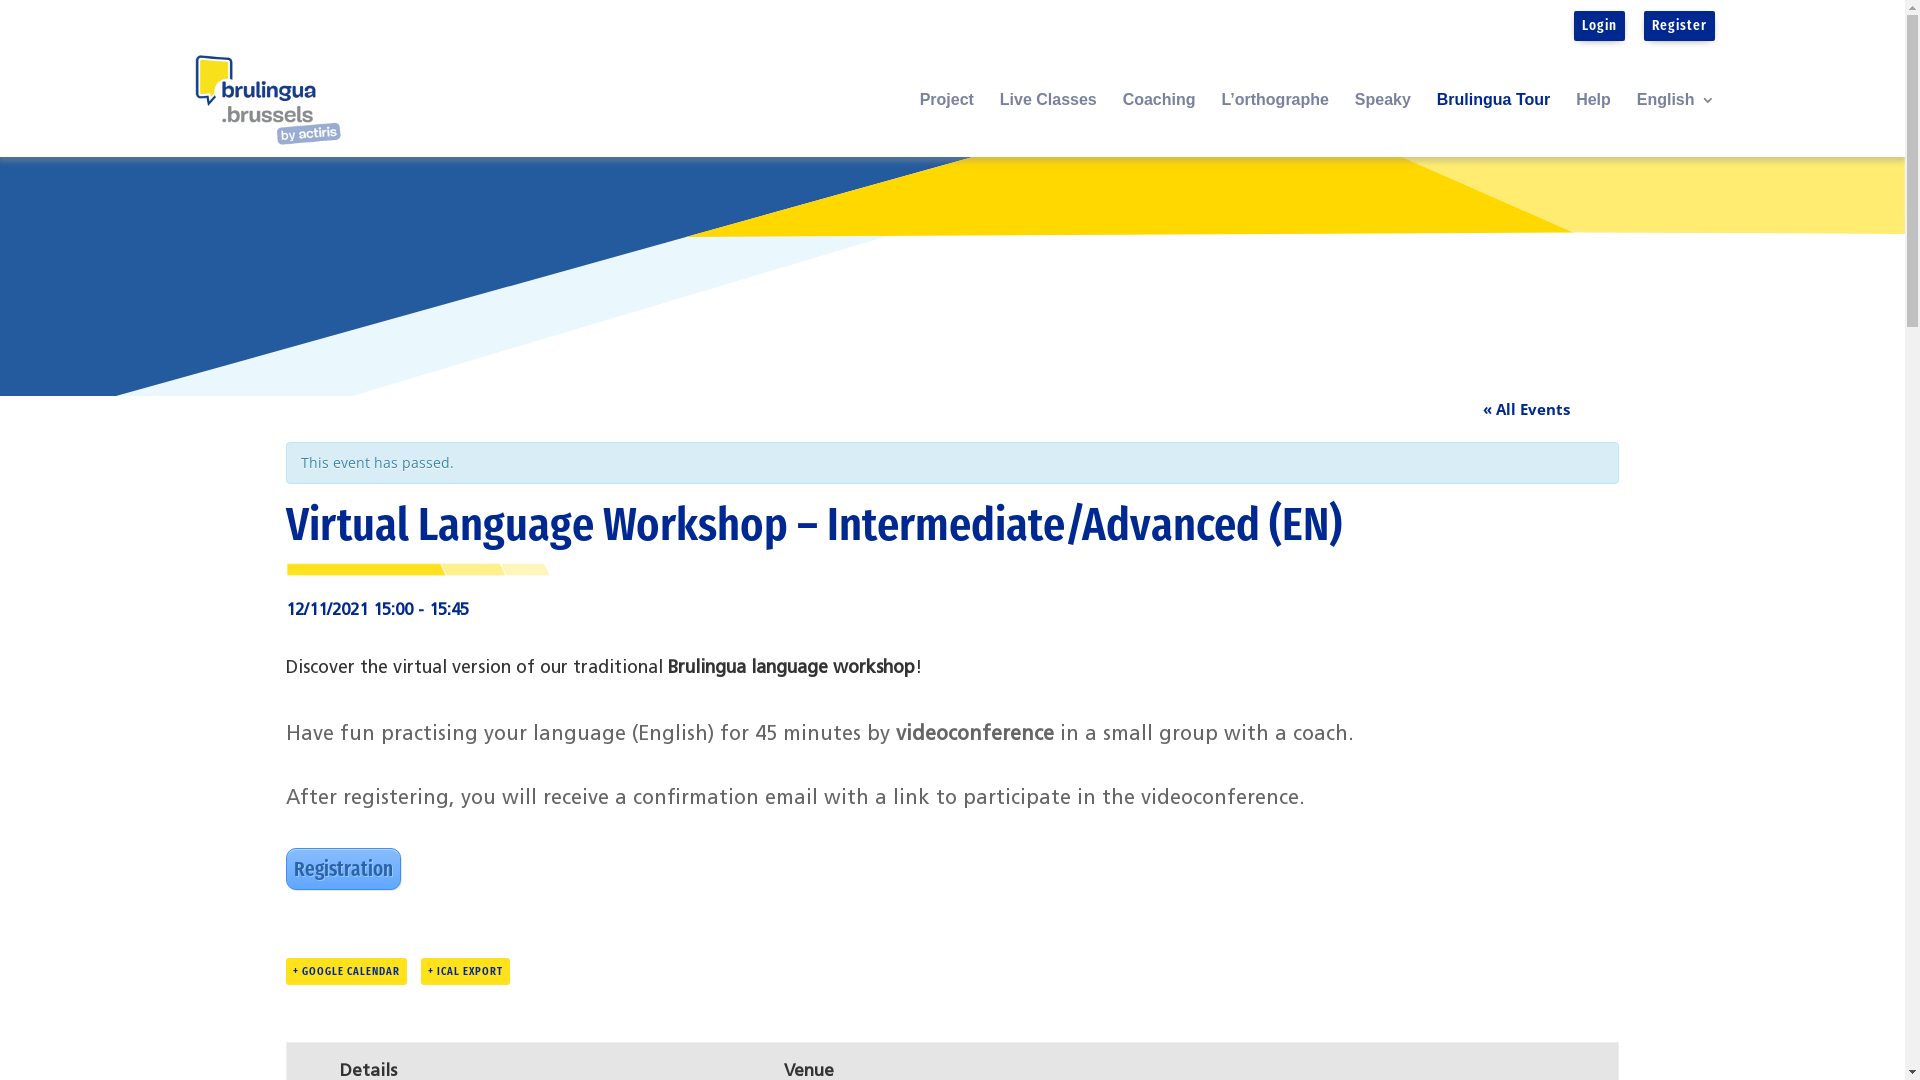 The height and width of the screenshot is (1080, 1920). What do you see at coordinates (1679, 24) in the screenshot?
I see `'Register'` at bounding box center [1679, 24].